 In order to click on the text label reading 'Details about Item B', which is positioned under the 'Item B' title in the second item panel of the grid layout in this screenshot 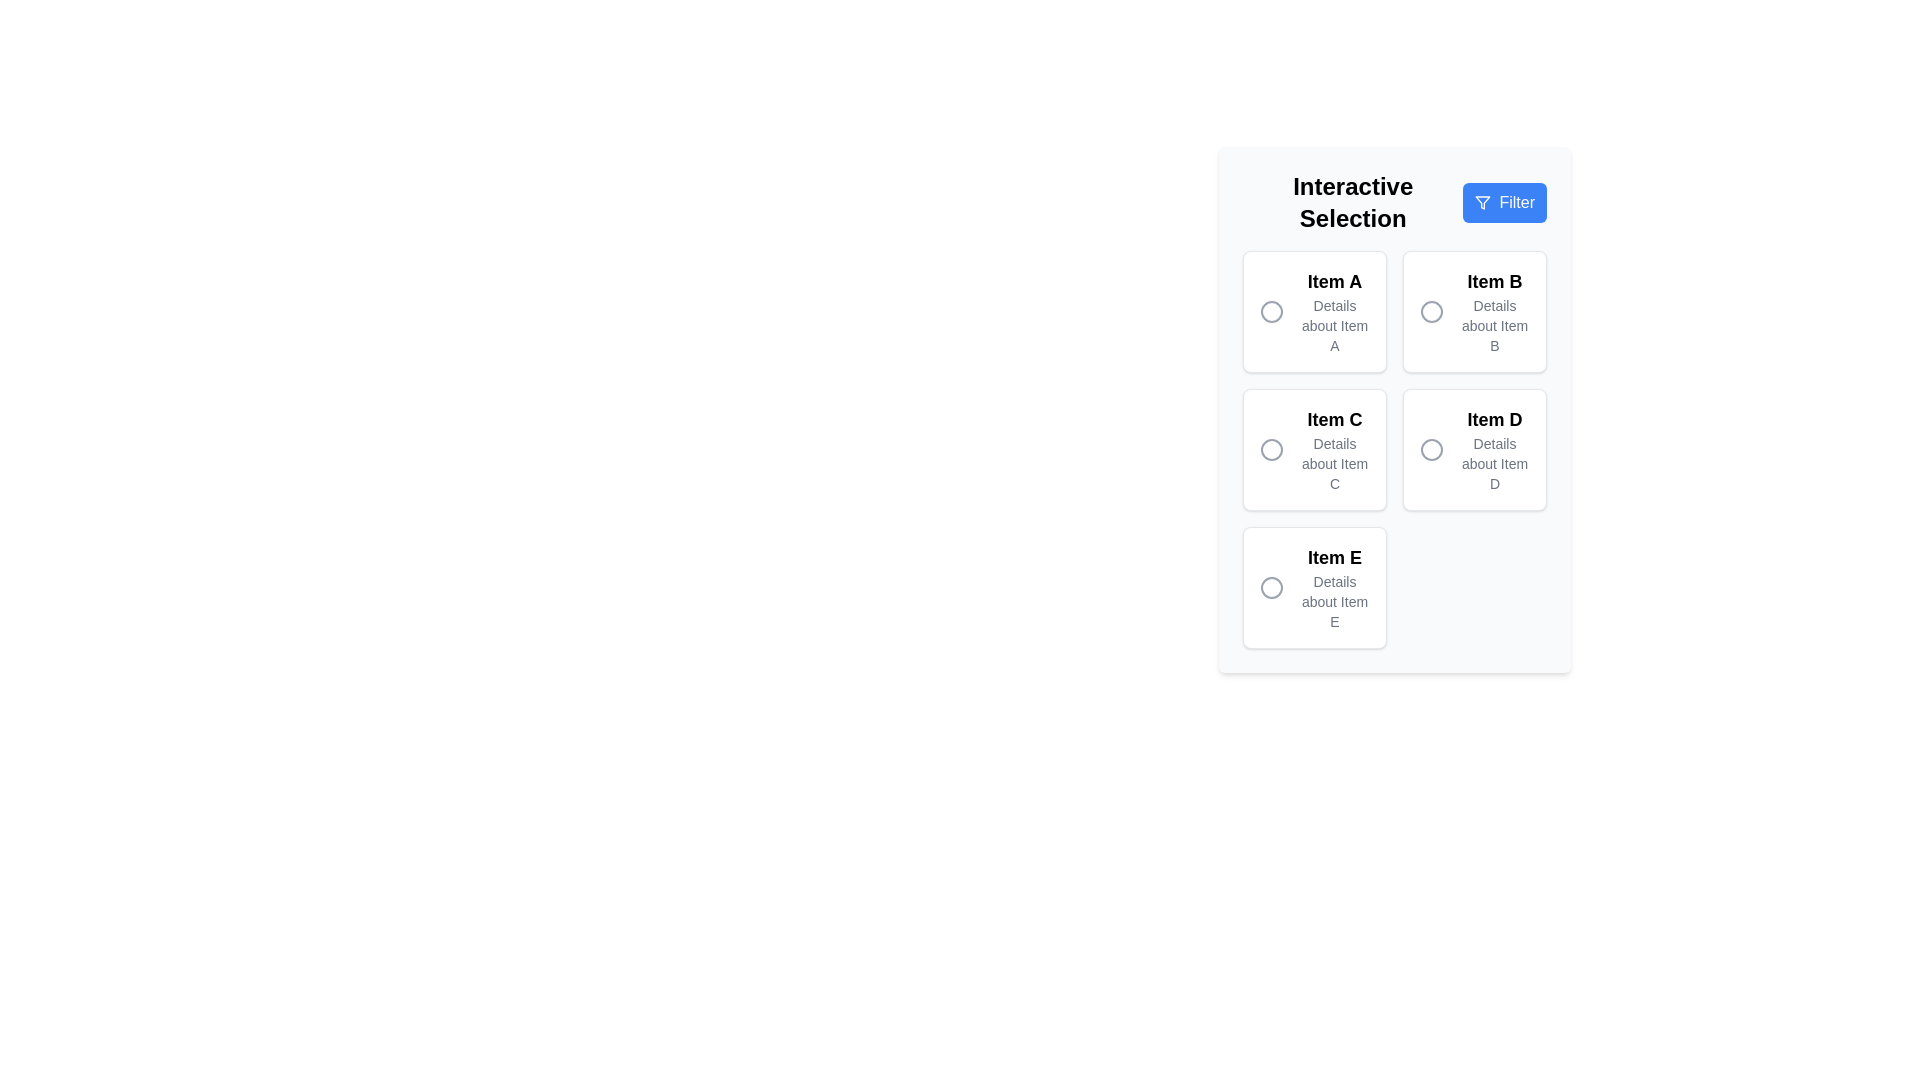, I will do `click(1494, 325)`.